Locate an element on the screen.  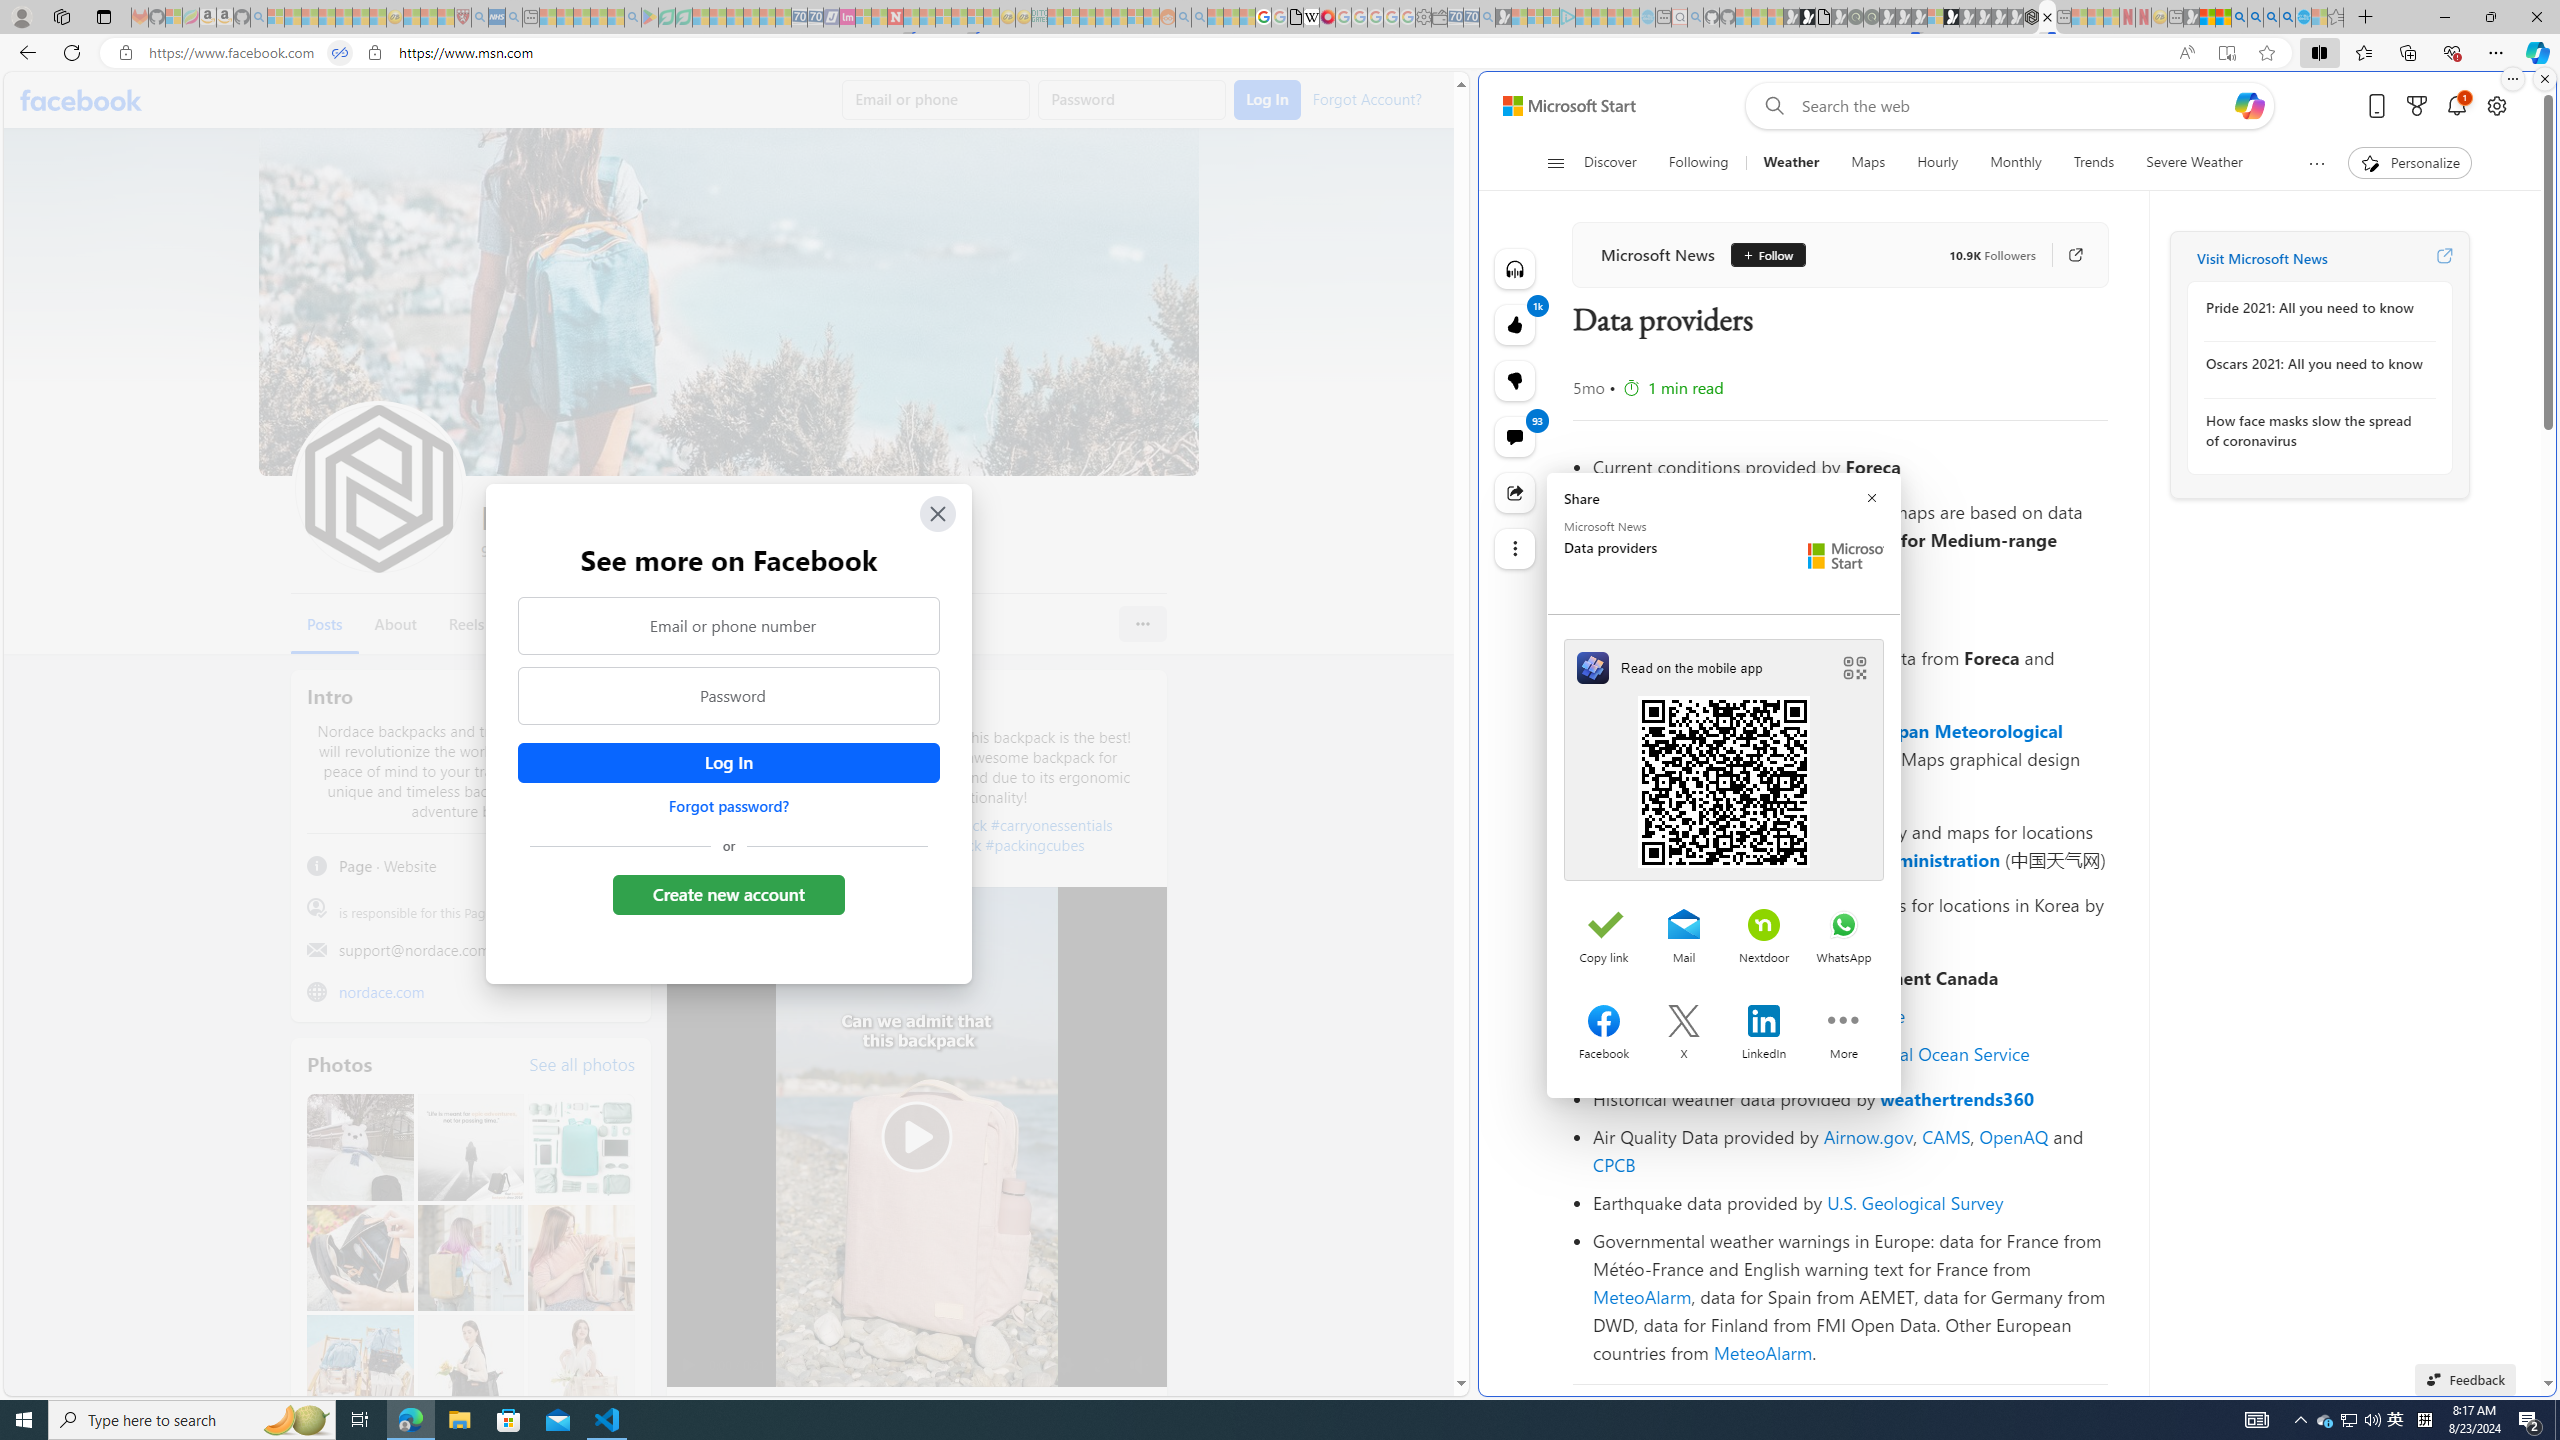
'Share on Nextdoor' is located at coordinates (1762, 926).